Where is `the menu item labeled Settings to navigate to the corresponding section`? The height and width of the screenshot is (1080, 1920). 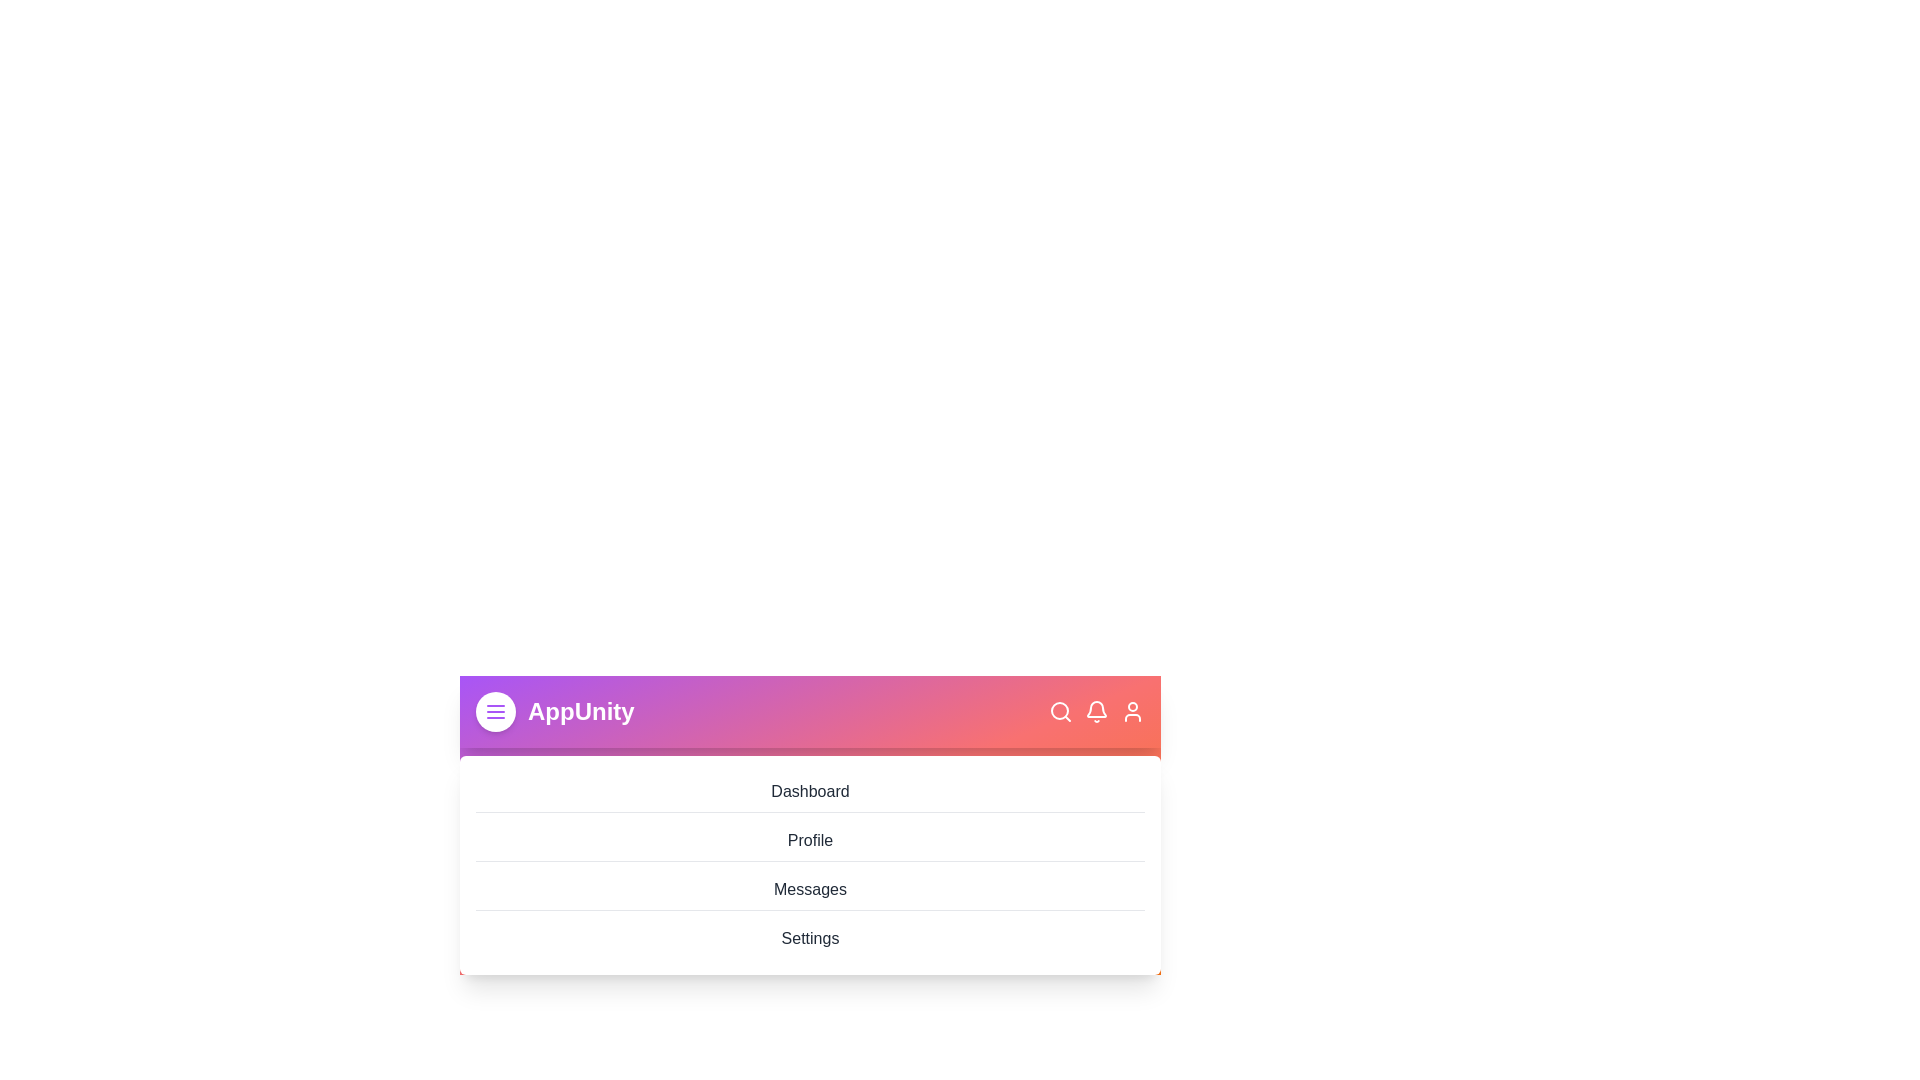
the menu item labeled Settings to navigate to the corresponding section is located at coordinates (810, 938).